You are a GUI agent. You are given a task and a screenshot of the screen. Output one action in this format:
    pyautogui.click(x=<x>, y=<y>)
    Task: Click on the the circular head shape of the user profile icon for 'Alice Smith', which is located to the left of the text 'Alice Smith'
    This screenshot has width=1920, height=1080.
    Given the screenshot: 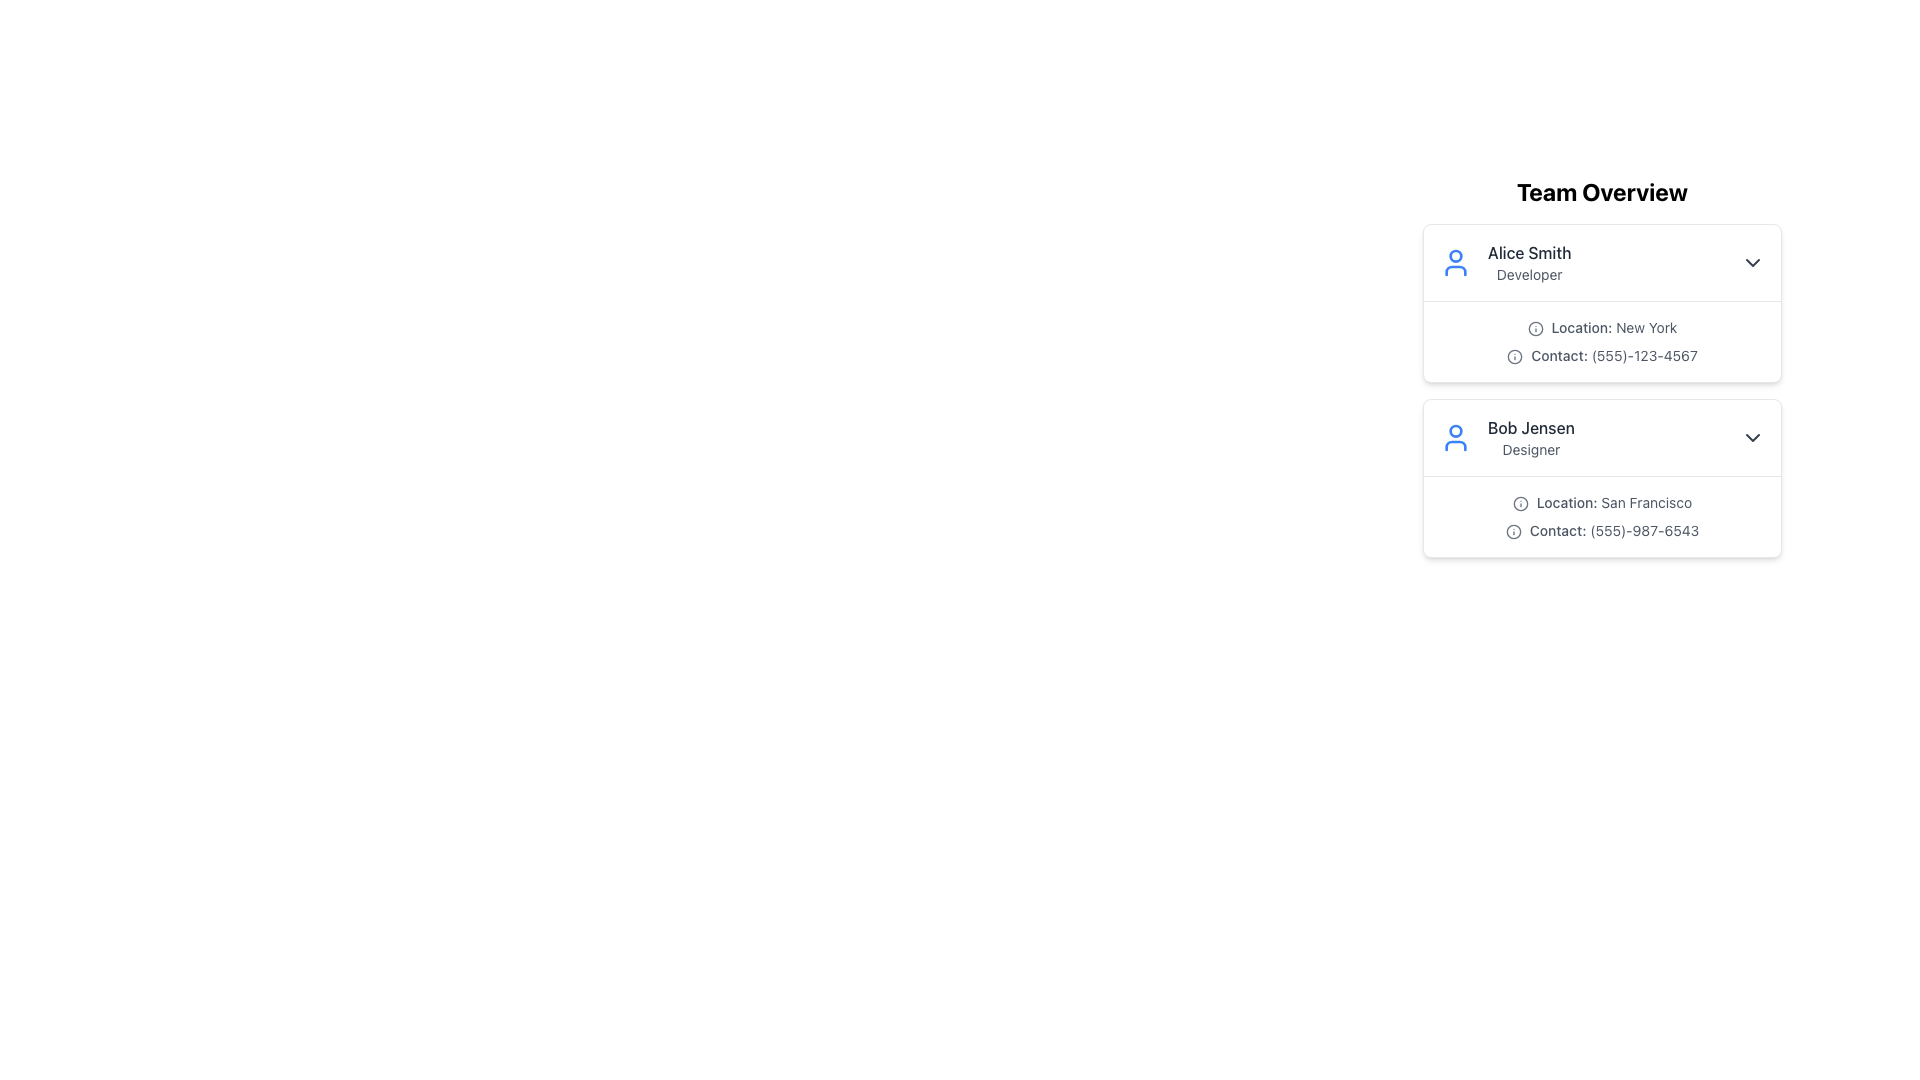 What is the action you would take?
    pyautogui.click(x=1455, y=254)
    